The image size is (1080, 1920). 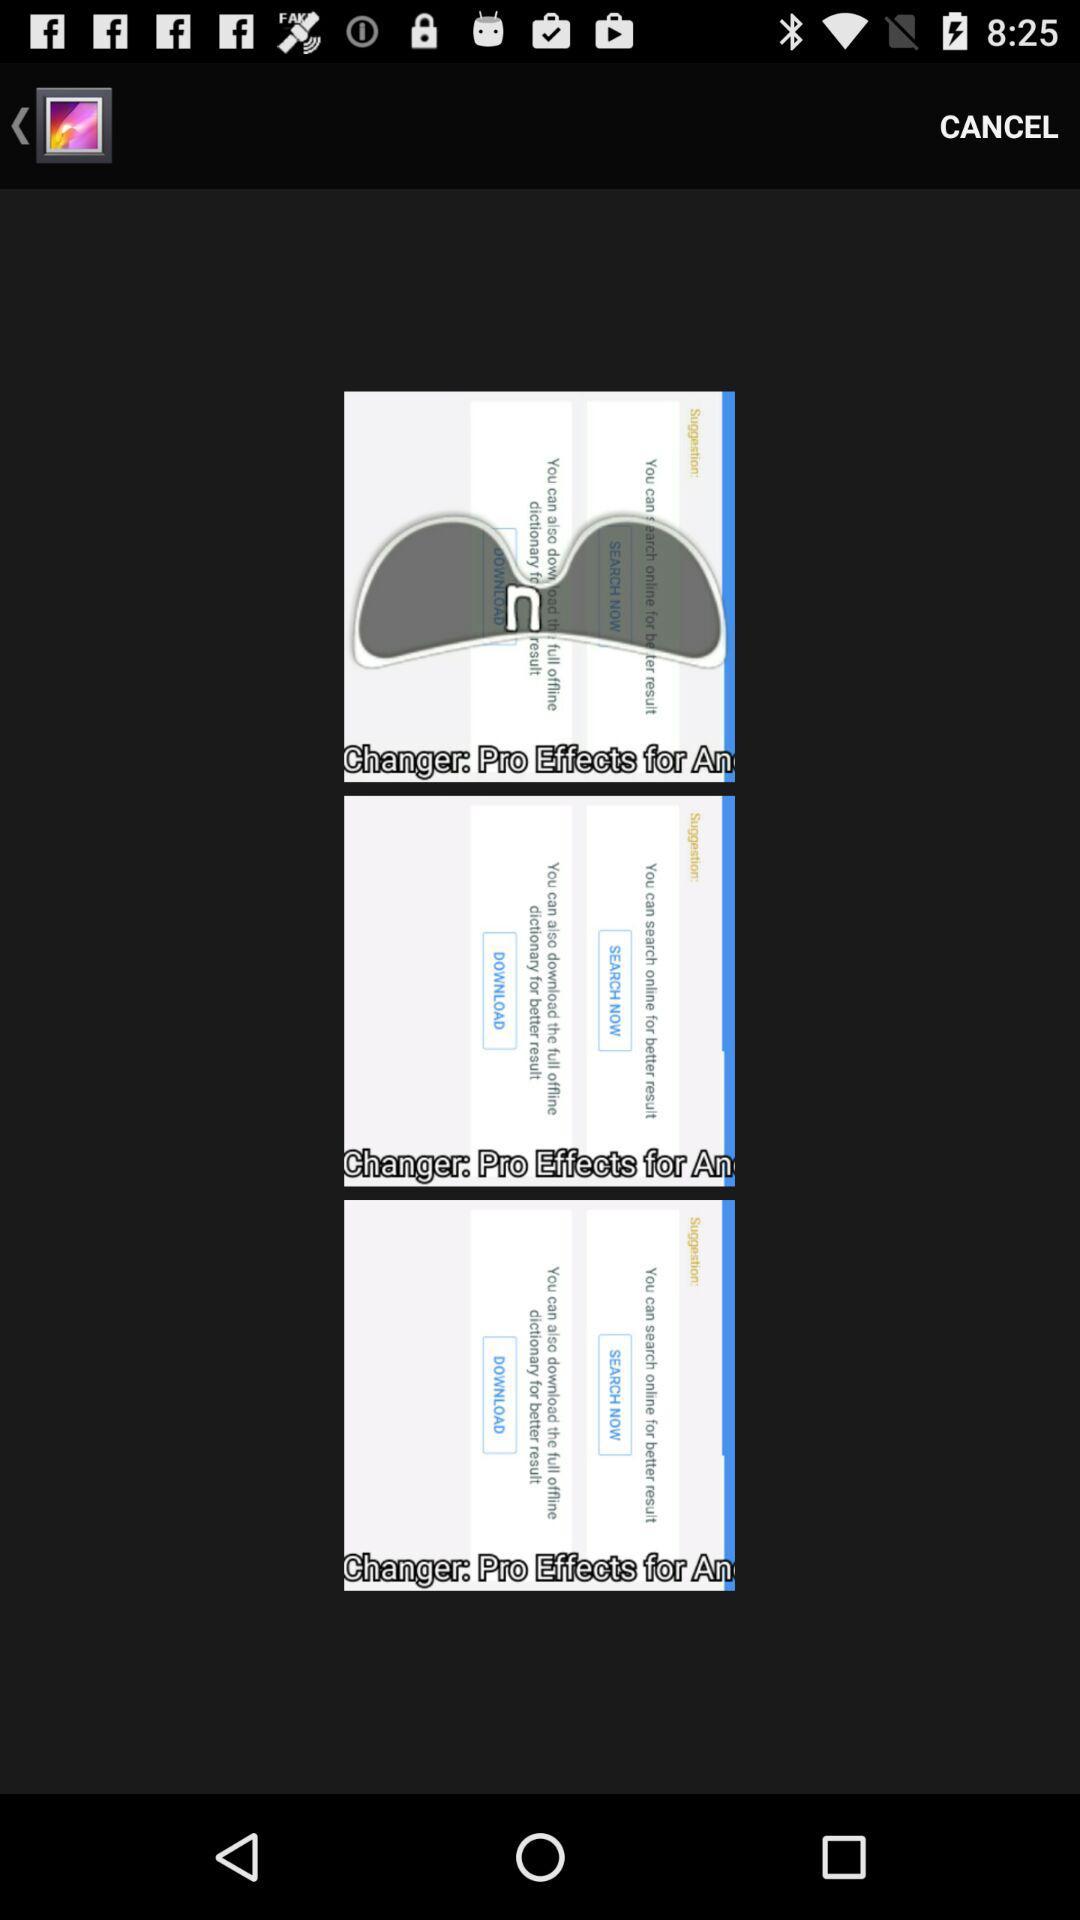 I want to click on the icon at the top right corner, so click(x=999, y=124).